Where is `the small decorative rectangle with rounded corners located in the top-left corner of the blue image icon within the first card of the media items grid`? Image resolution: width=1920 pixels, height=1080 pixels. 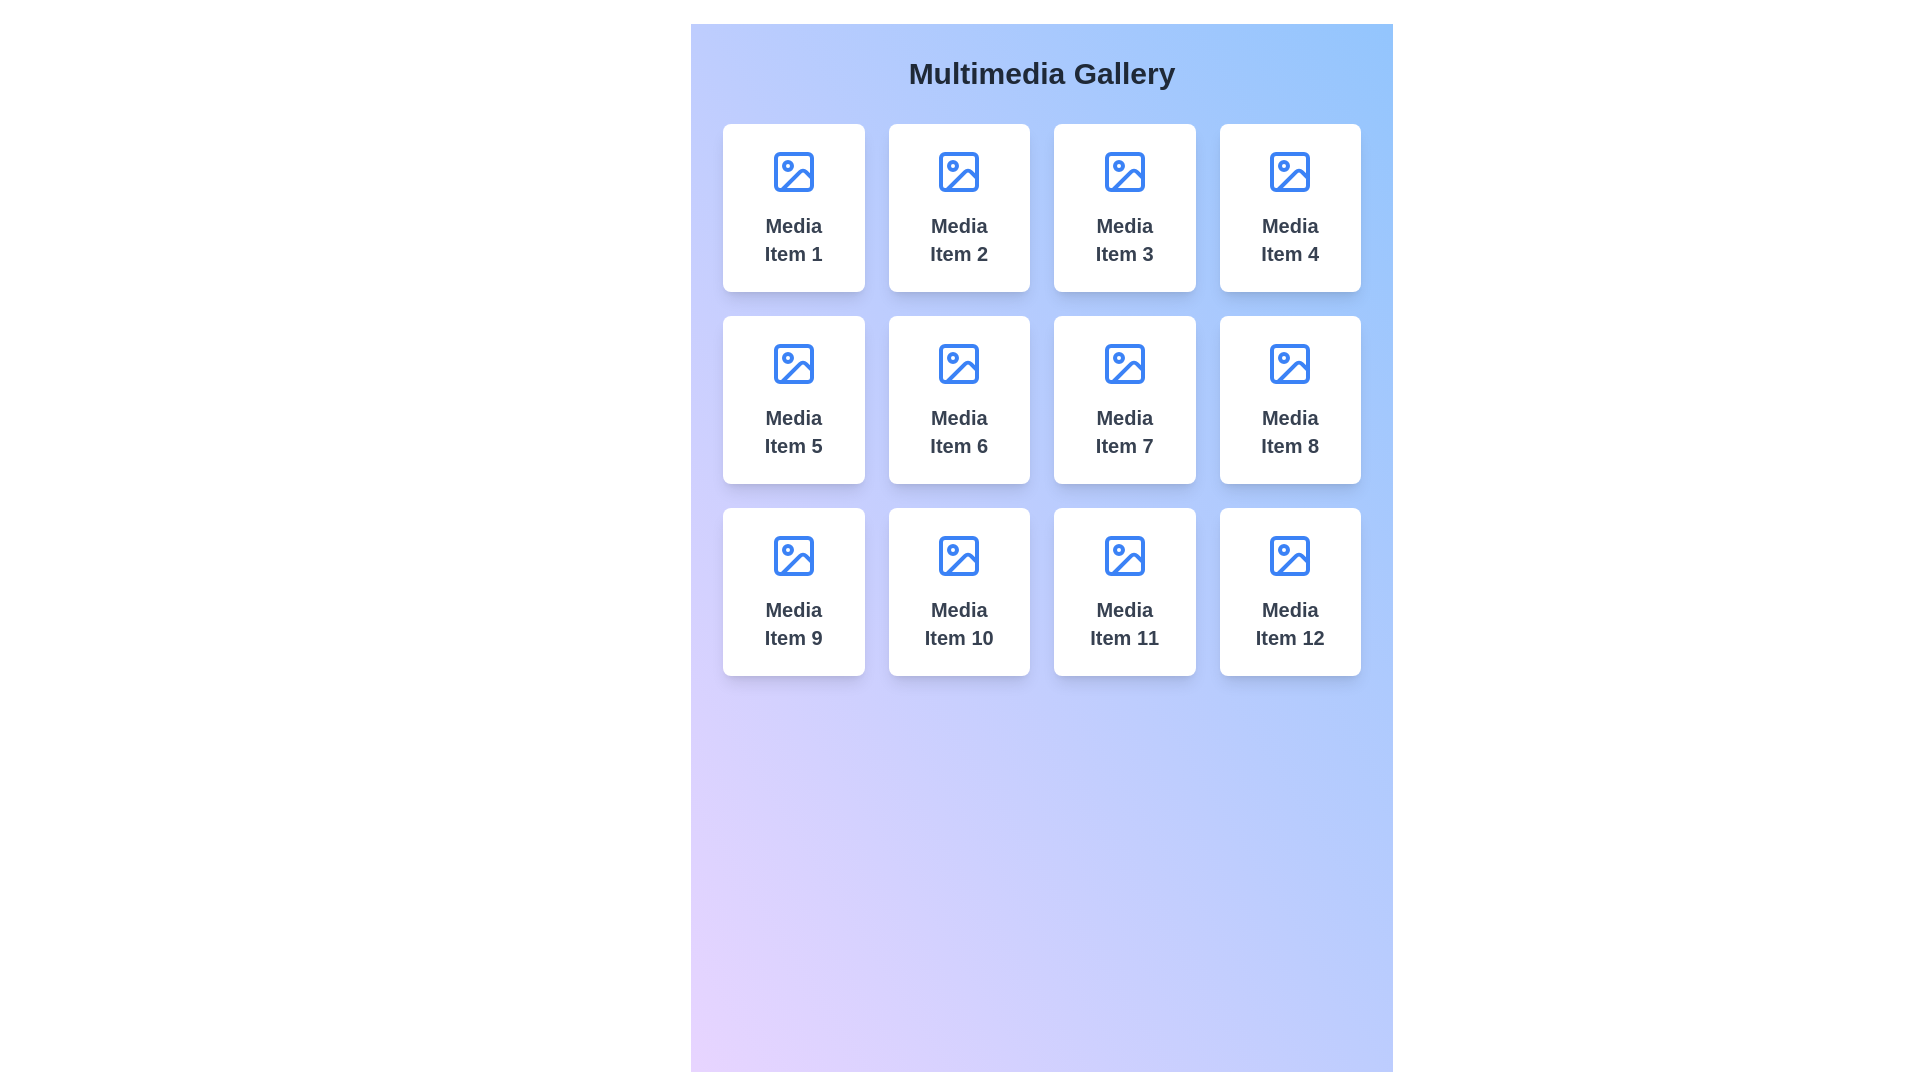
the small decorative rectangle with rounded corners located in the top-left corner of the blue image icon within the first card of the media items grid is located at coordinates (792, 171).